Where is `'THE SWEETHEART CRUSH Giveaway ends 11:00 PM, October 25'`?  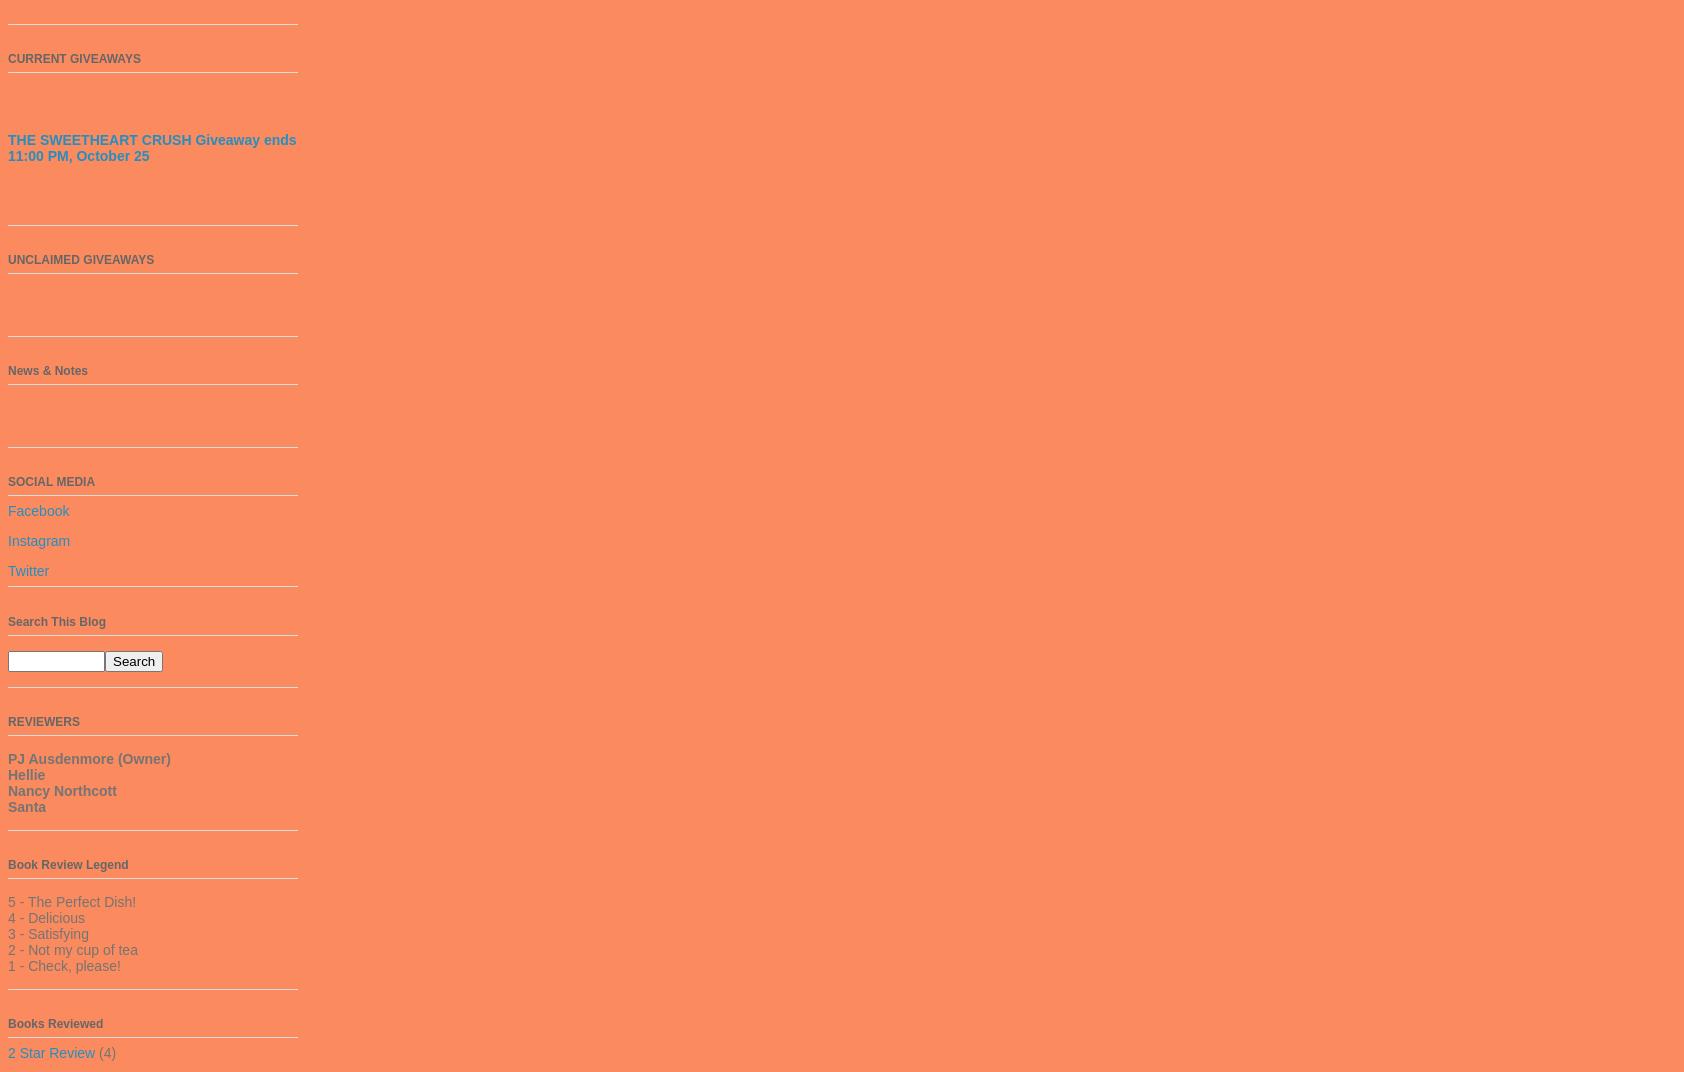 'THE SWEETHEART CRUSH Giveaway ends 11:00 PM, October 25' is located at coordinates (151, 145).